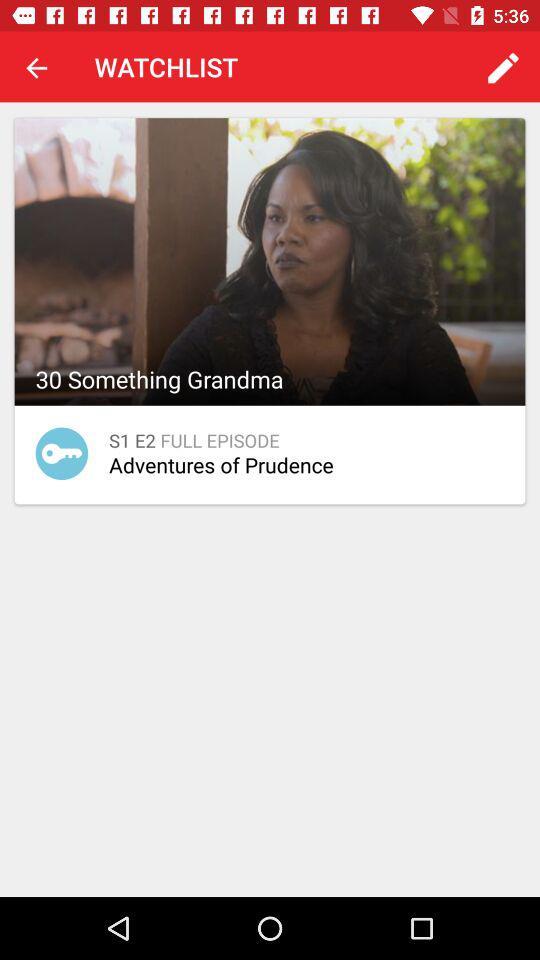  Describe the element at coordinates (36, 67) in the screenshot. I see `the app to the left of the watchlist item` at that location.